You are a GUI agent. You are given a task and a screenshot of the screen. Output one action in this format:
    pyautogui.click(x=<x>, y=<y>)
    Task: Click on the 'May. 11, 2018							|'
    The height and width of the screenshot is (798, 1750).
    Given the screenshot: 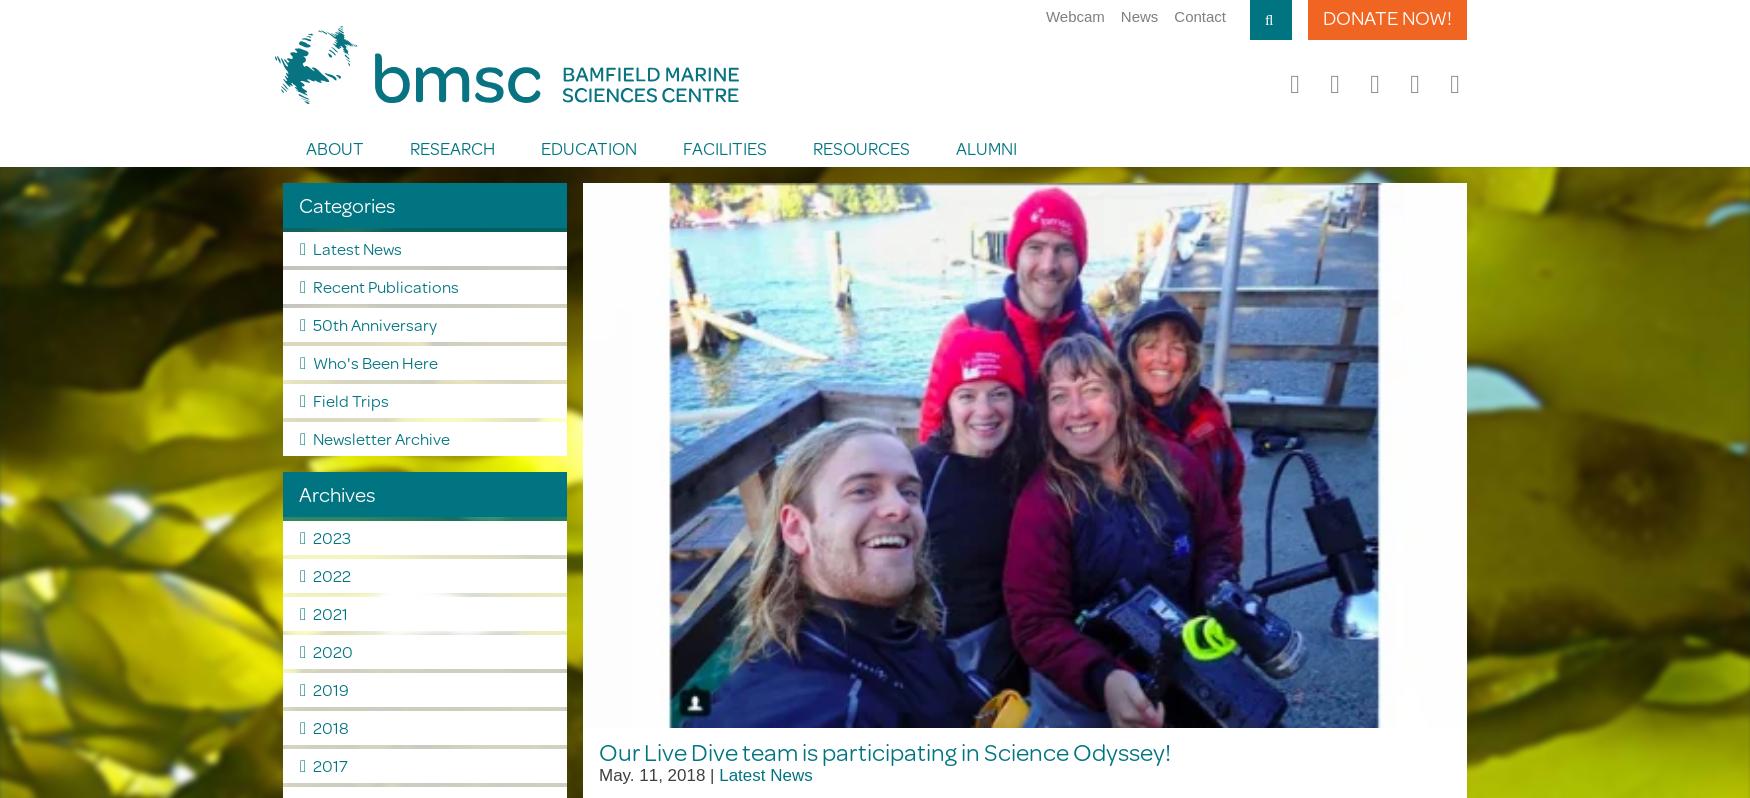 What is the action you would take?
    pyautogui.click(x=657, y=775)
    